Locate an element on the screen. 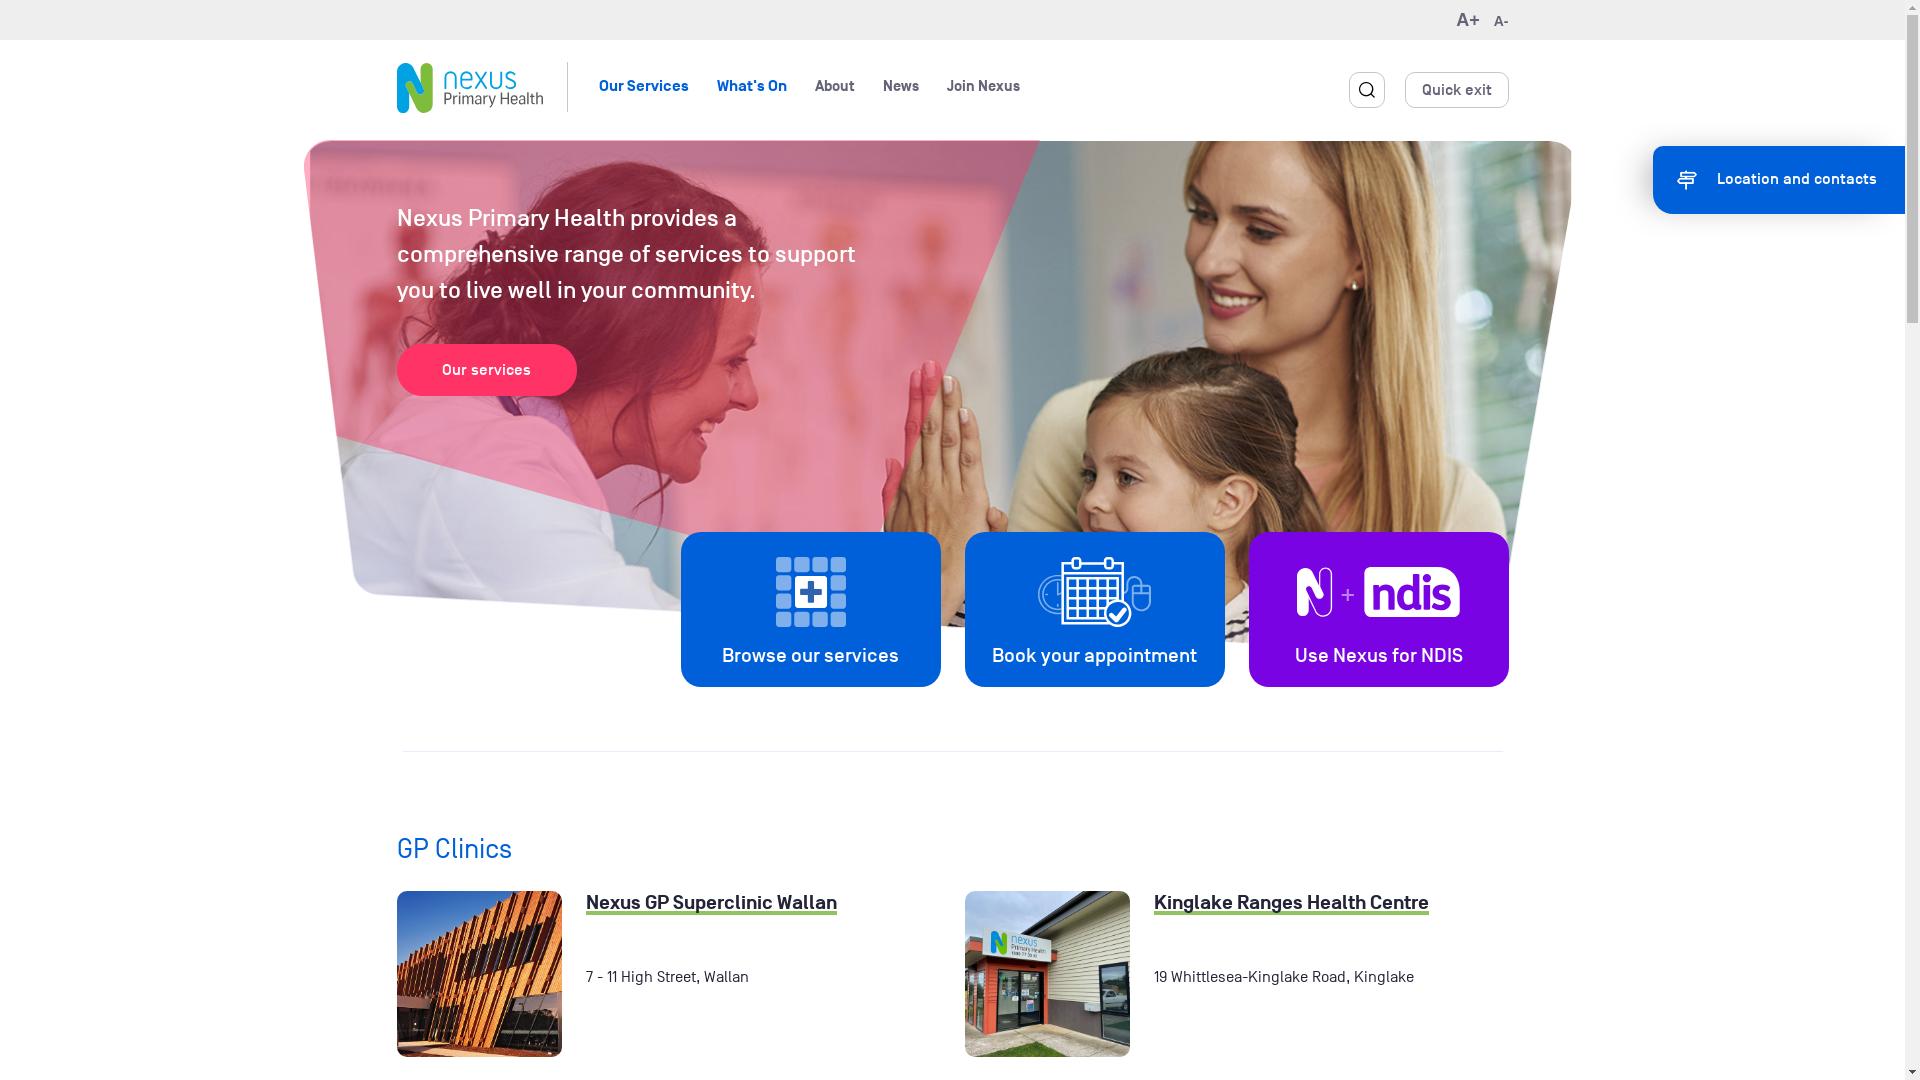 Image resolution: width=1920 pixels, height=1080 pixels. 'About' is located at coordinates (834, 85).